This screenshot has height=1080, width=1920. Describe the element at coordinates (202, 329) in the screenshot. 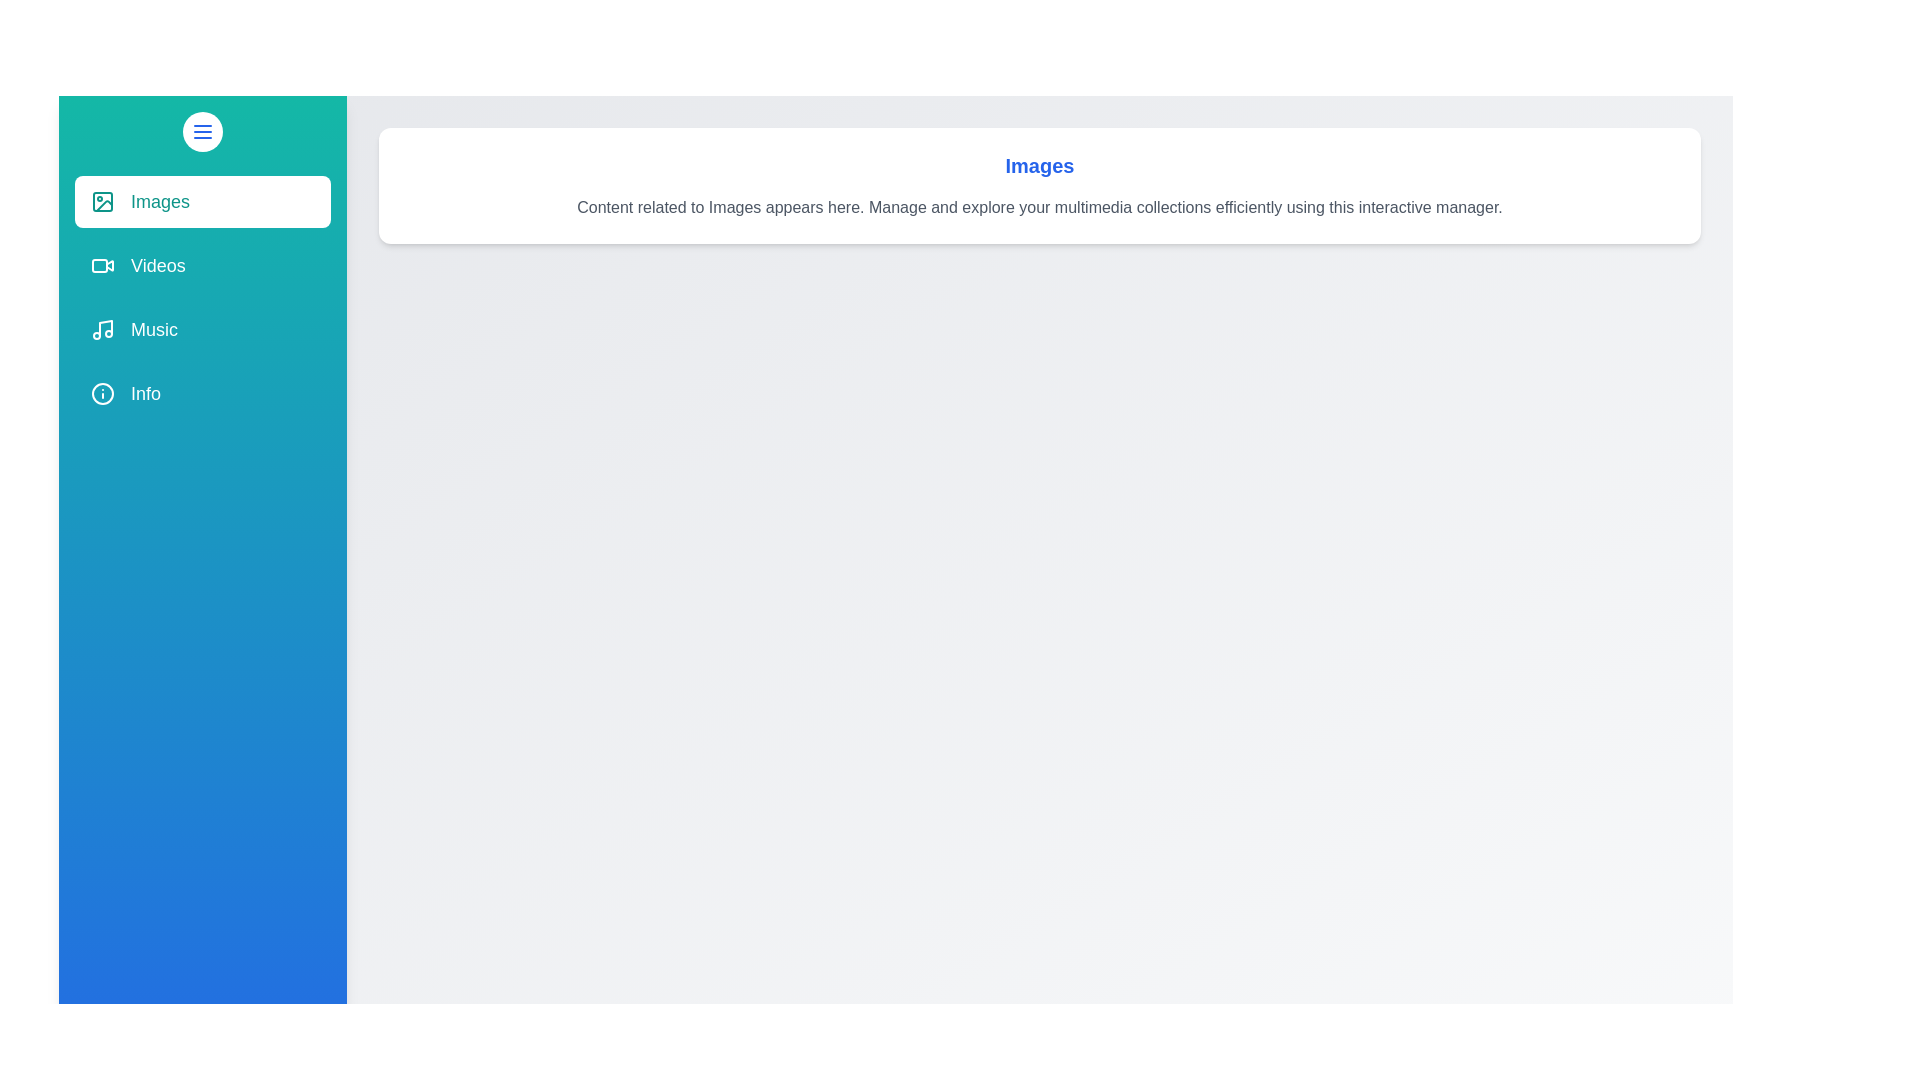

I see `the section Music to select it` at that location.